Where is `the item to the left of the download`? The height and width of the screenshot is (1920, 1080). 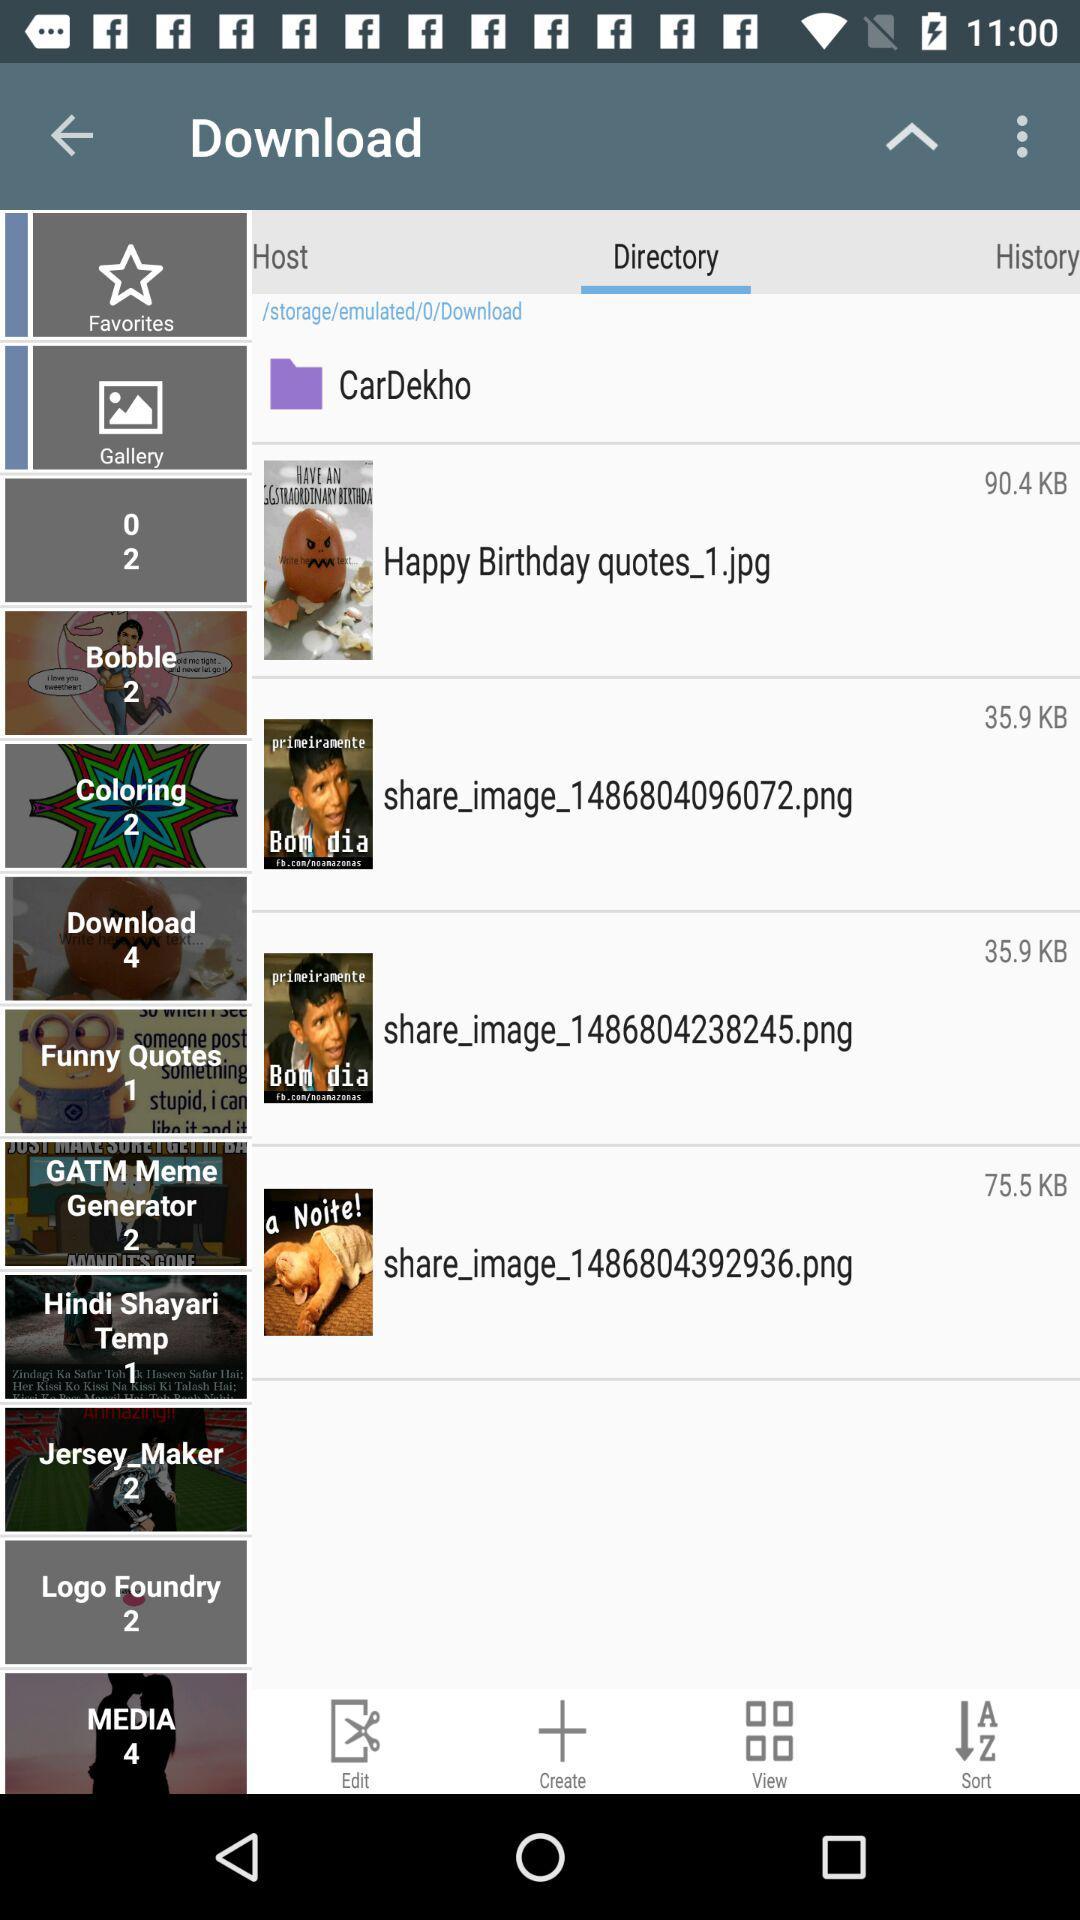
the item to the left of the download is located at coordinates (72, 135).